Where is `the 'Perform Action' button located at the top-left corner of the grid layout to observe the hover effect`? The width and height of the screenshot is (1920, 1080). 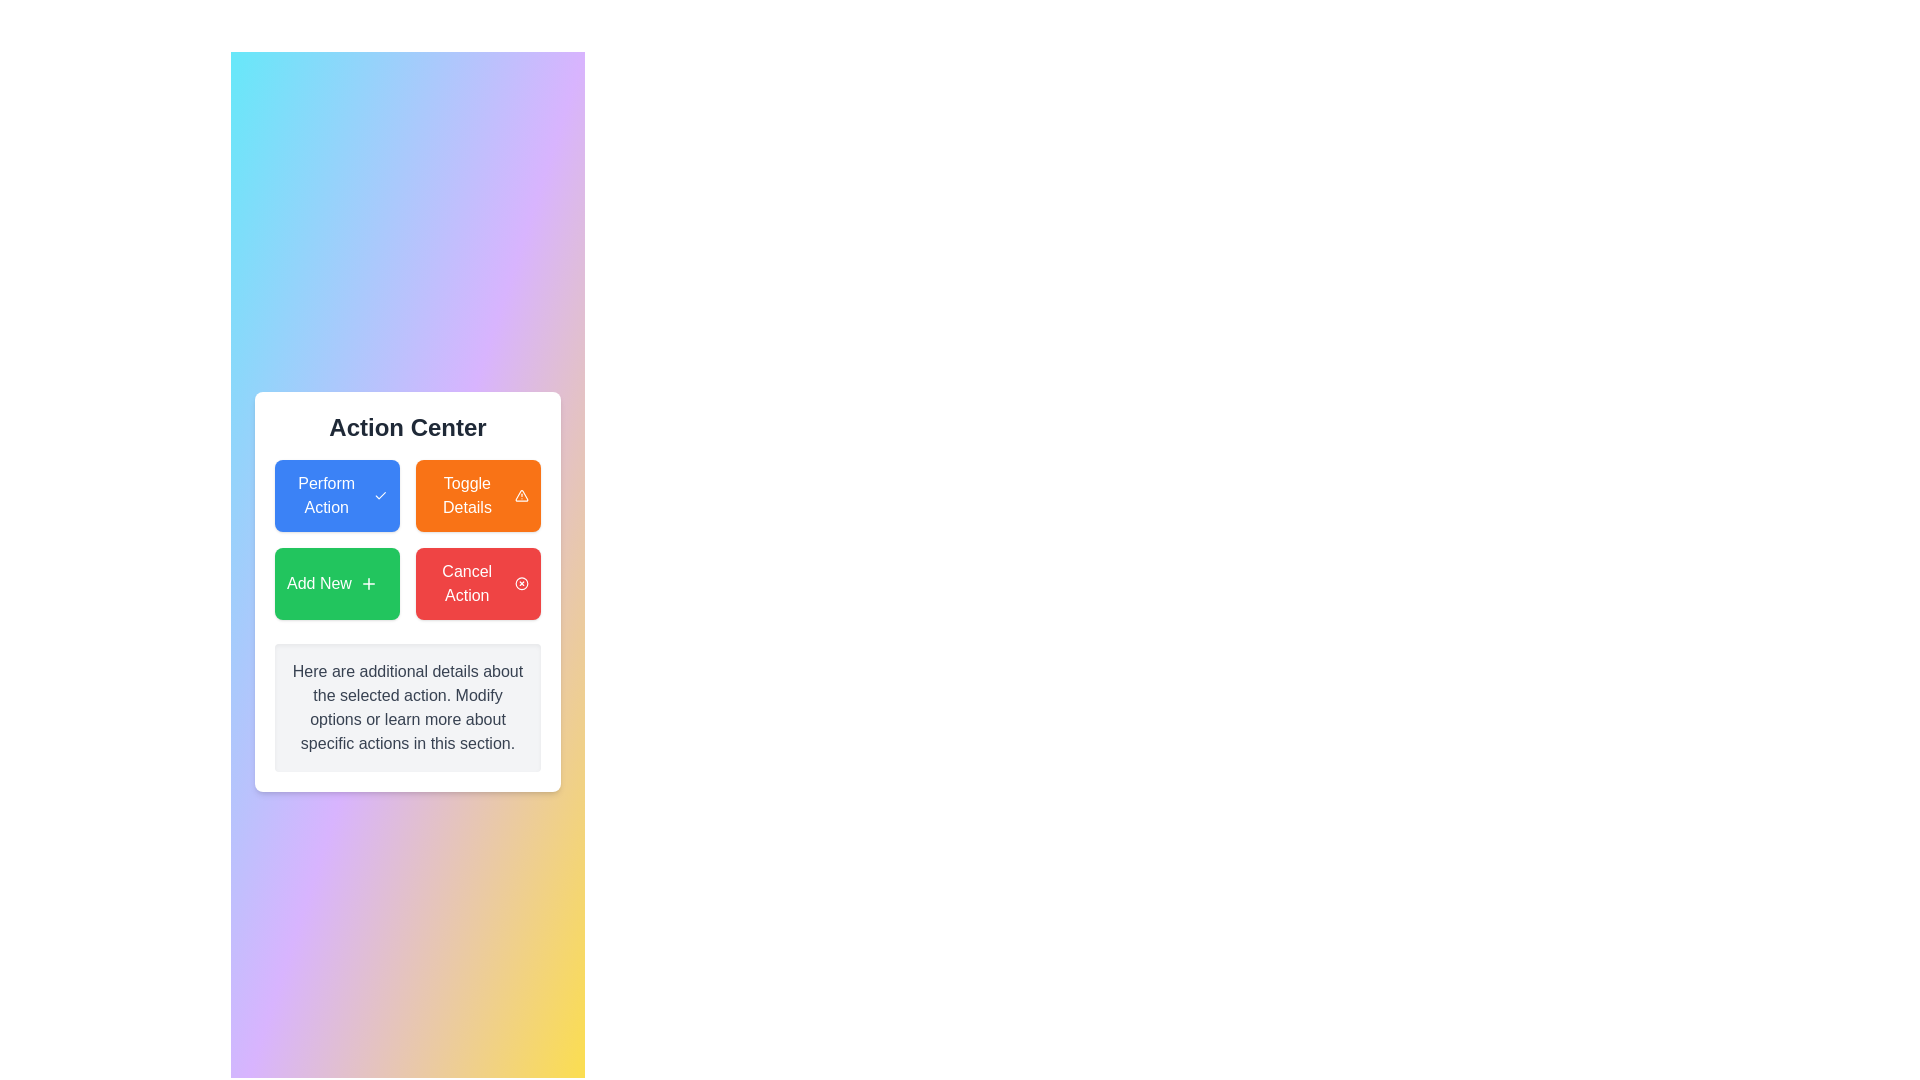 the 'Perform Action' button located at the top-left corner of the grid layout to observe the hover effect is located at coordinates (337, 495).